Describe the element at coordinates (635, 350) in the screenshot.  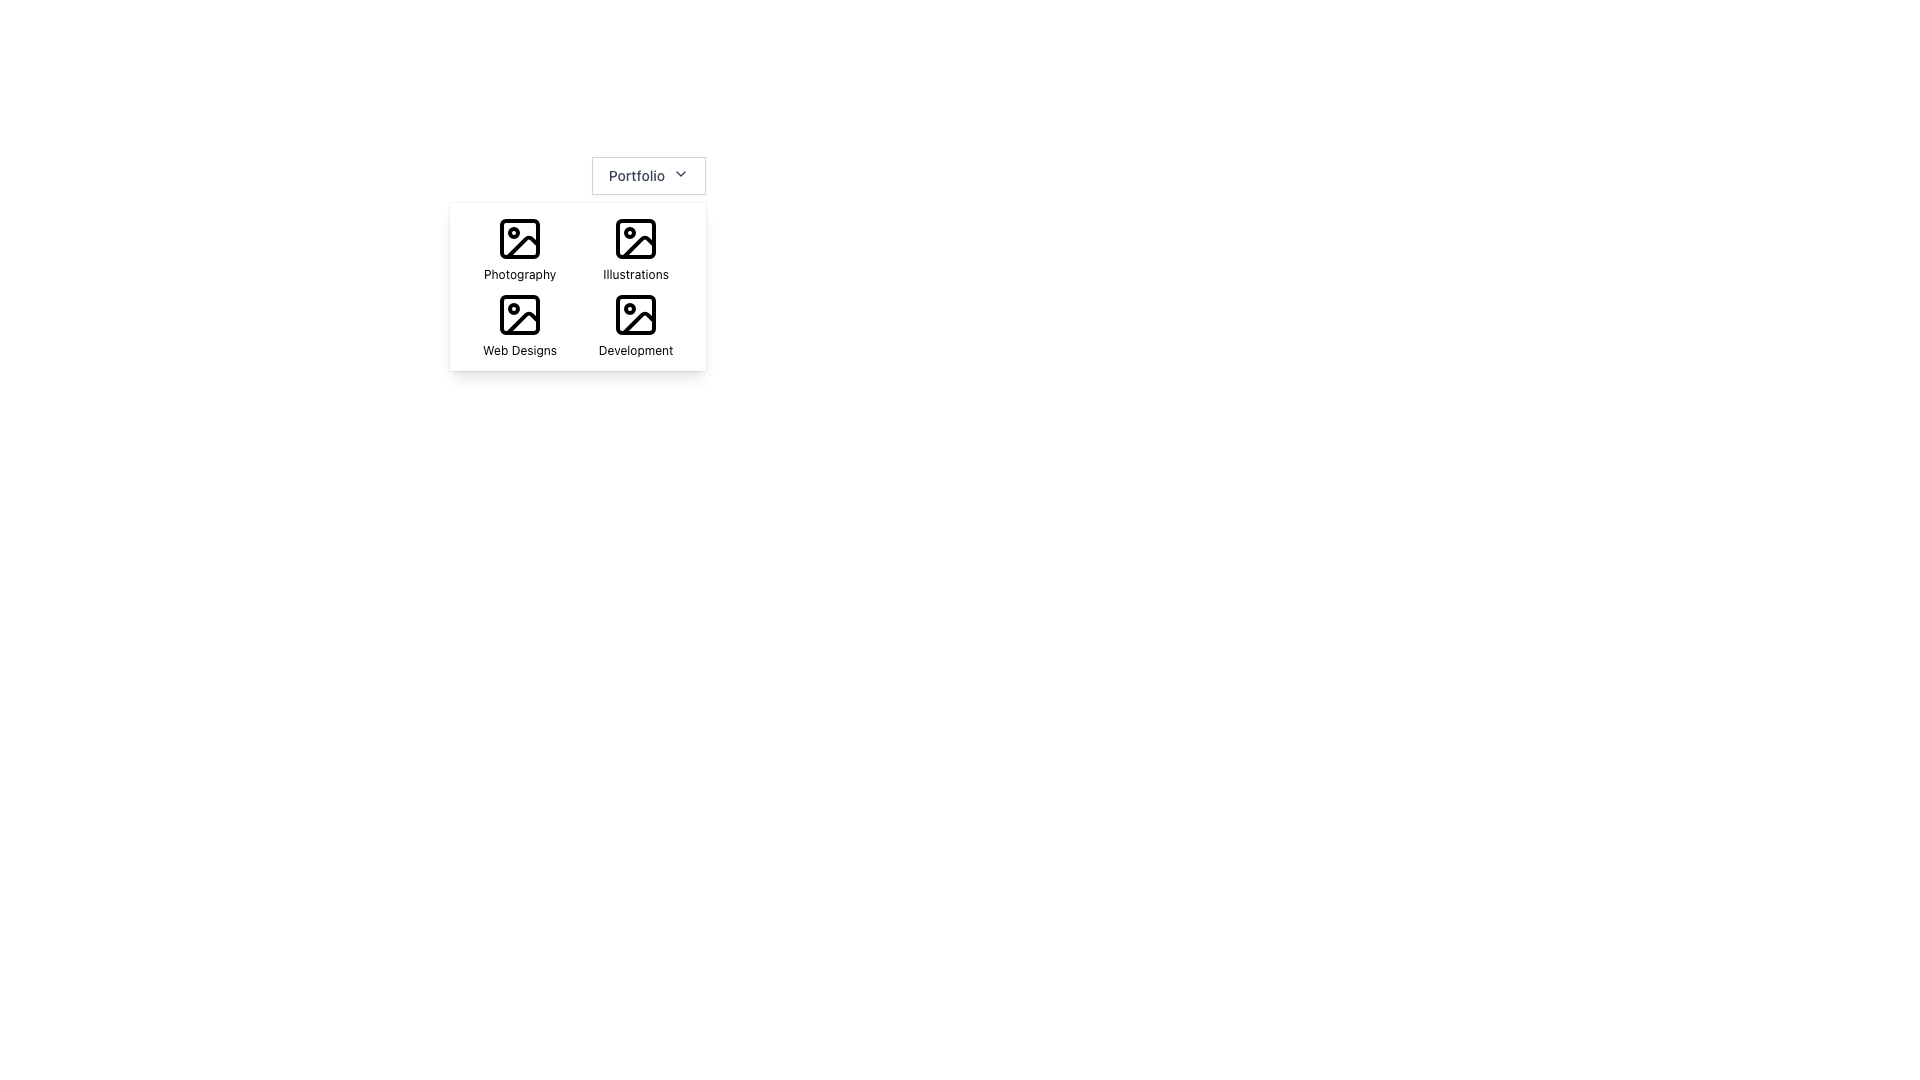
I see `the text label located in the lower right corner of a 2x2 grid within a dropdown menu, which provides context for the icon above it` at that location.